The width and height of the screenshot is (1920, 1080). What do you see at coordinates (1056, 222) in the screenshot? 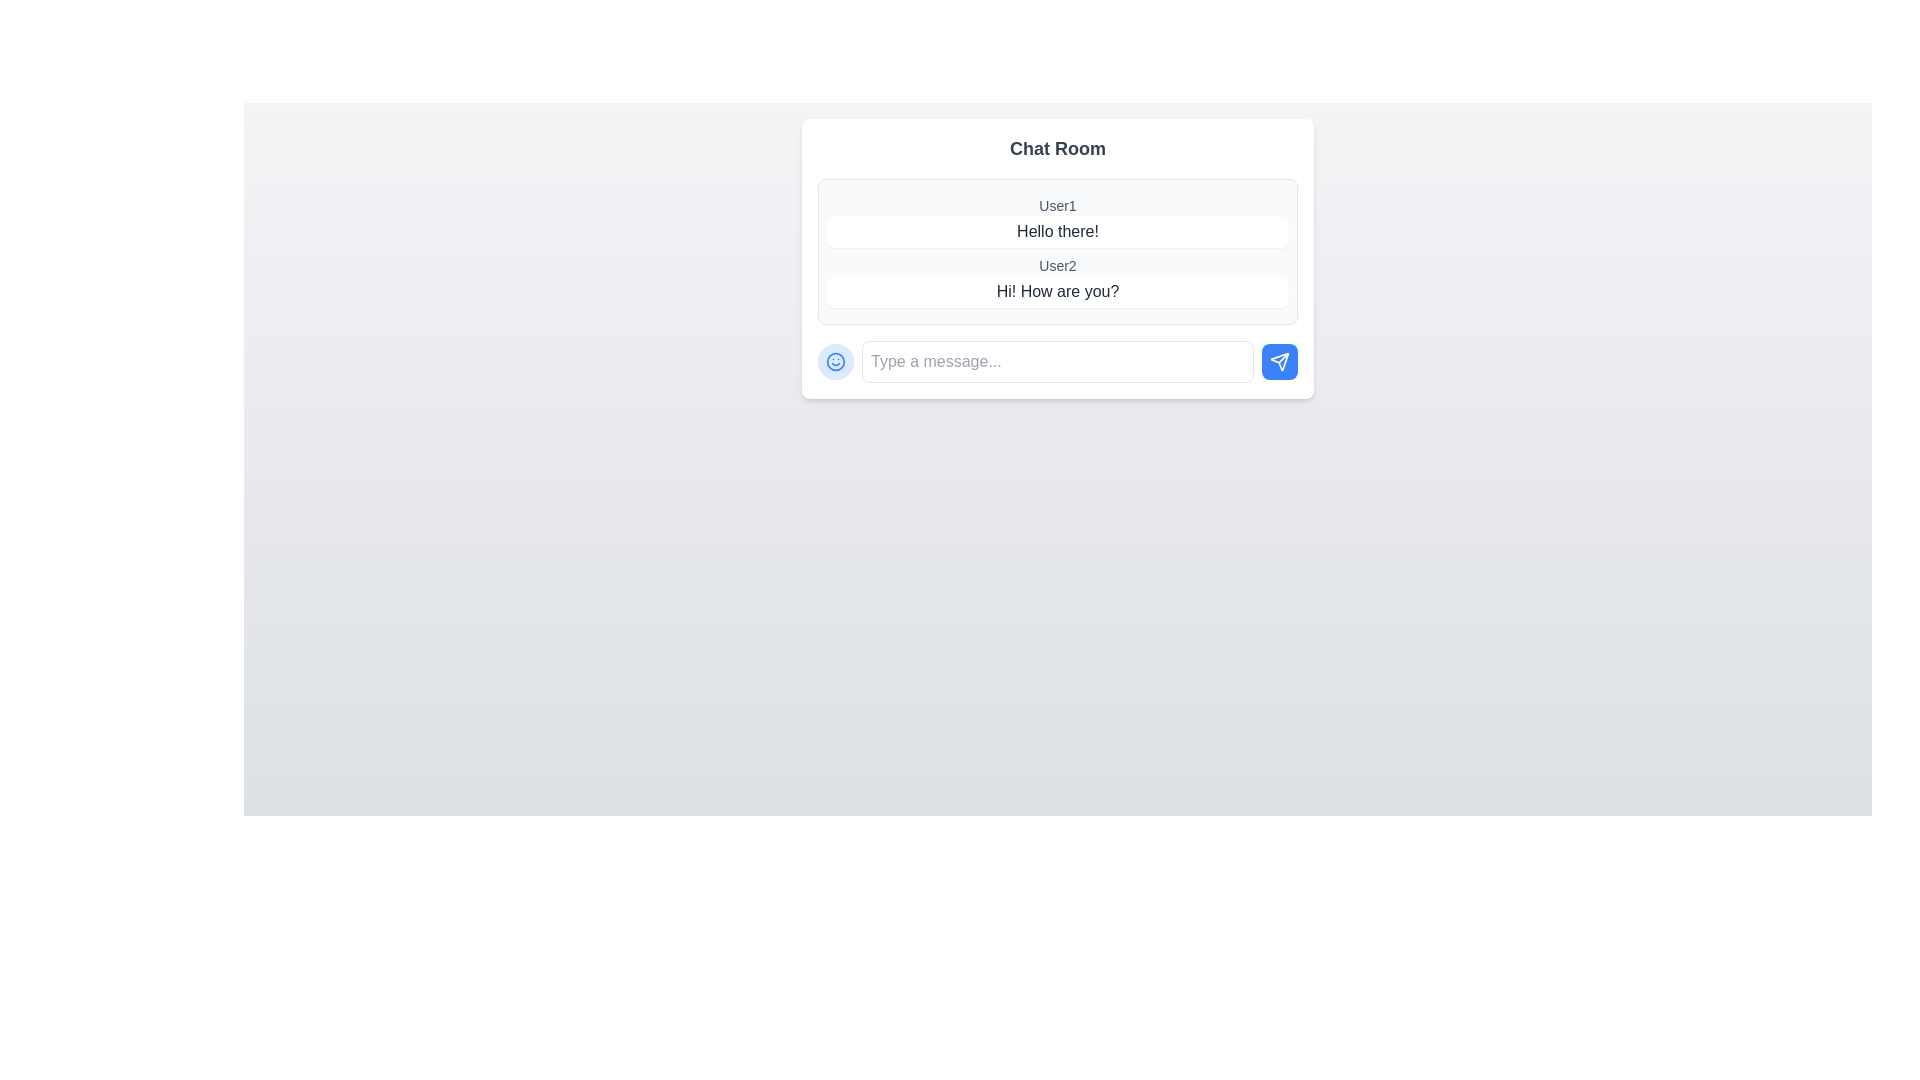
I see `the chat message bubble sent by 'User1', which is the first message in the chat sequence` at bounding box center [1056, 222].